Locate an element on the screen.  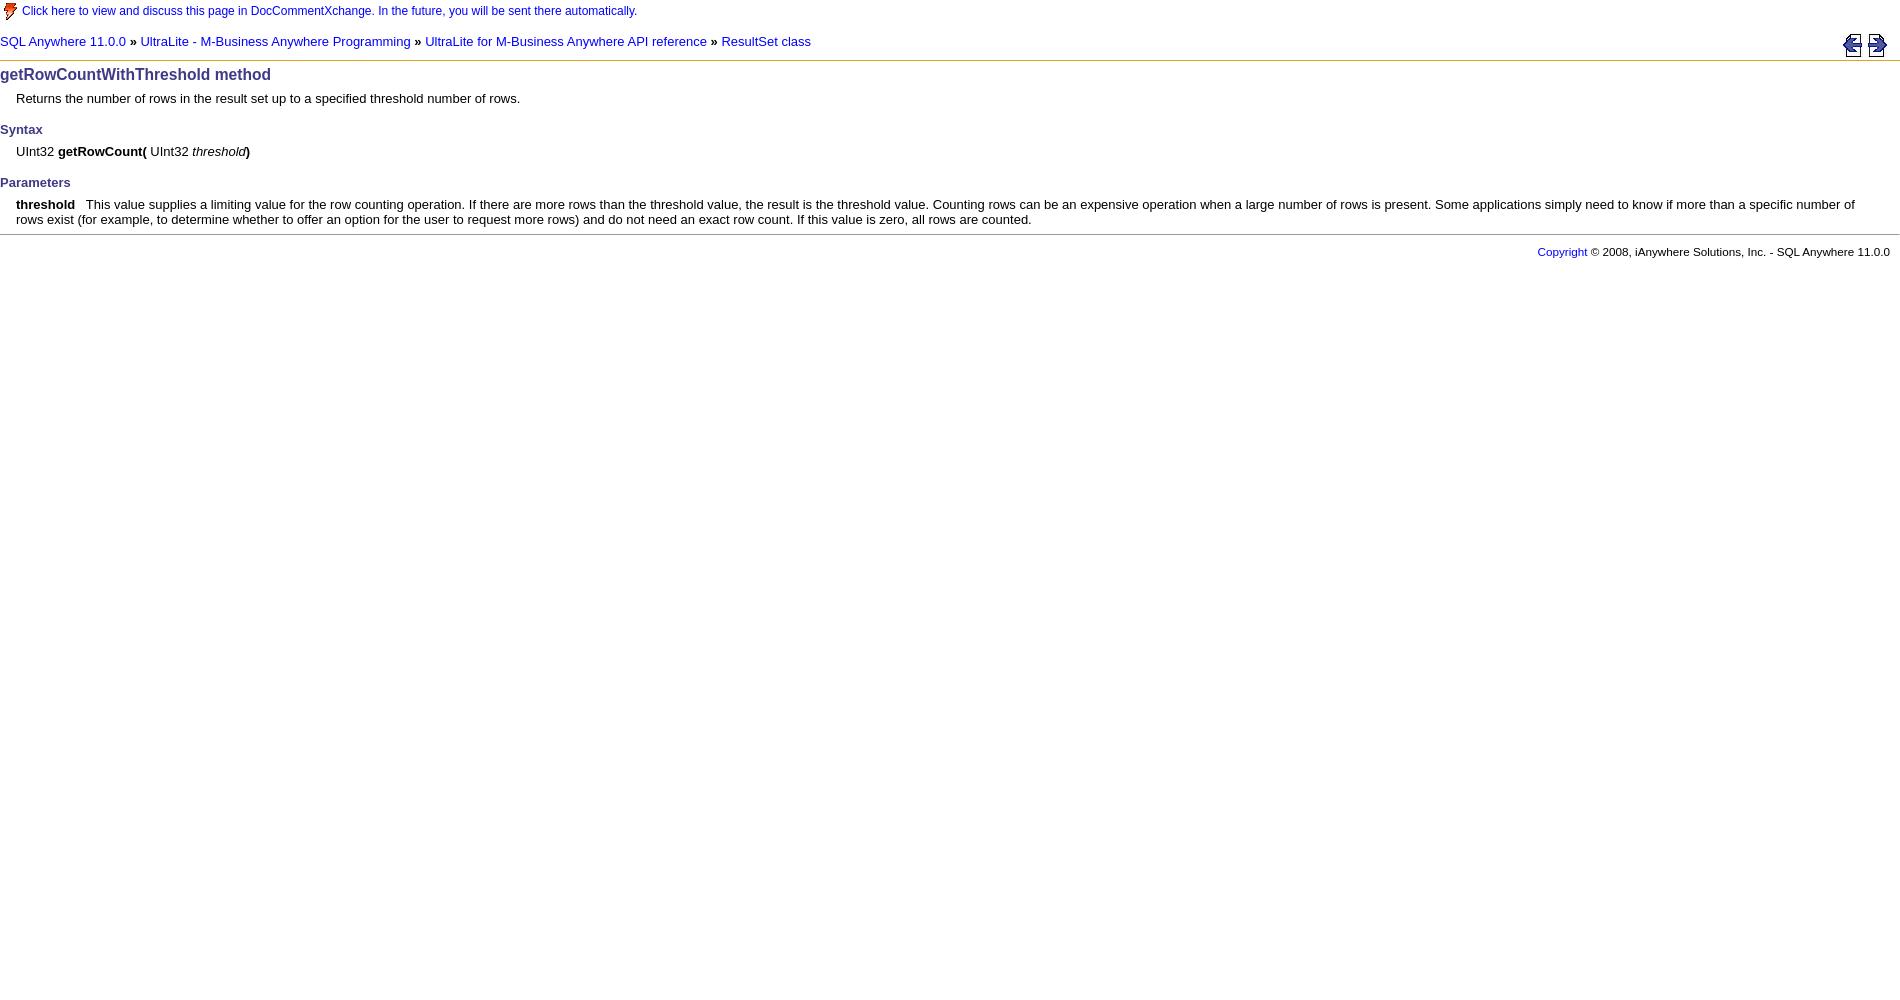
'This value supplies a limiting value for the row counting operation. If there are more rows than the threshold value, the
               result is the threshold value. Counting rows can be an expensive operation when a large number of rows is present. Some applications
               simply need to know if more than a specific number of rows exist (for example, to determine whether to offer an option for
               the user to request more rows) and do not need an exact row count. If this value is zero, all rows are counted.' is located at coordinates (933, 210).